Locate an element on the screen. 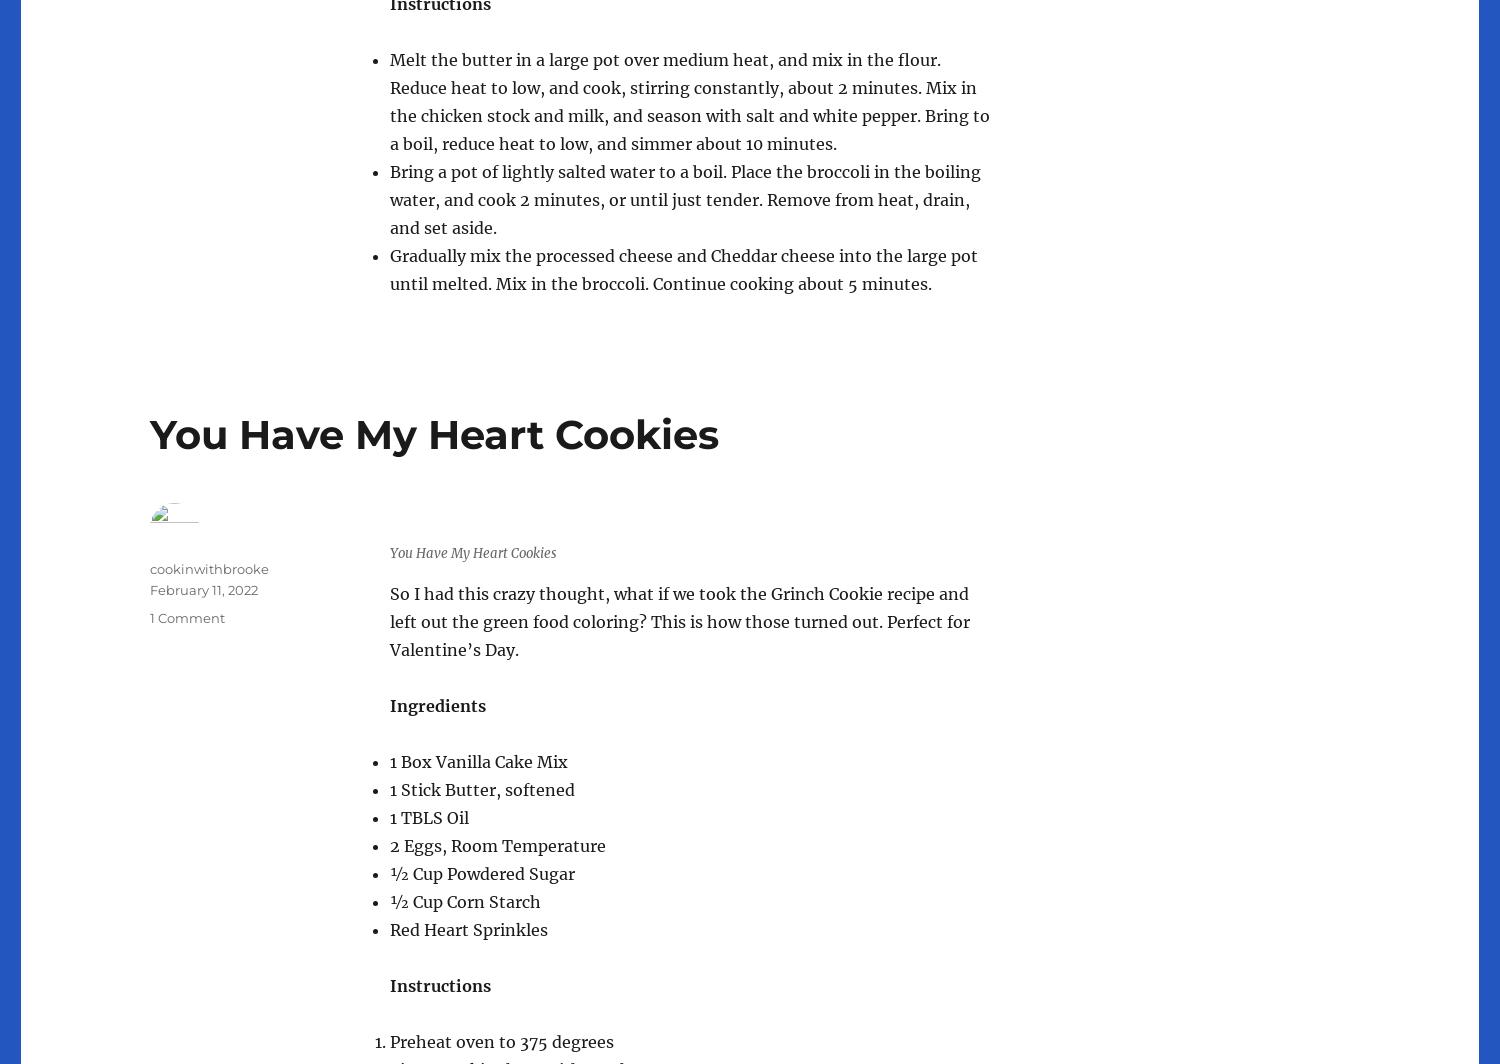 Image resolution: width=1500 pixels, height=1064 pixels. 'Preheat oven to 375 degrees' is located at coordinates (502, 1041).